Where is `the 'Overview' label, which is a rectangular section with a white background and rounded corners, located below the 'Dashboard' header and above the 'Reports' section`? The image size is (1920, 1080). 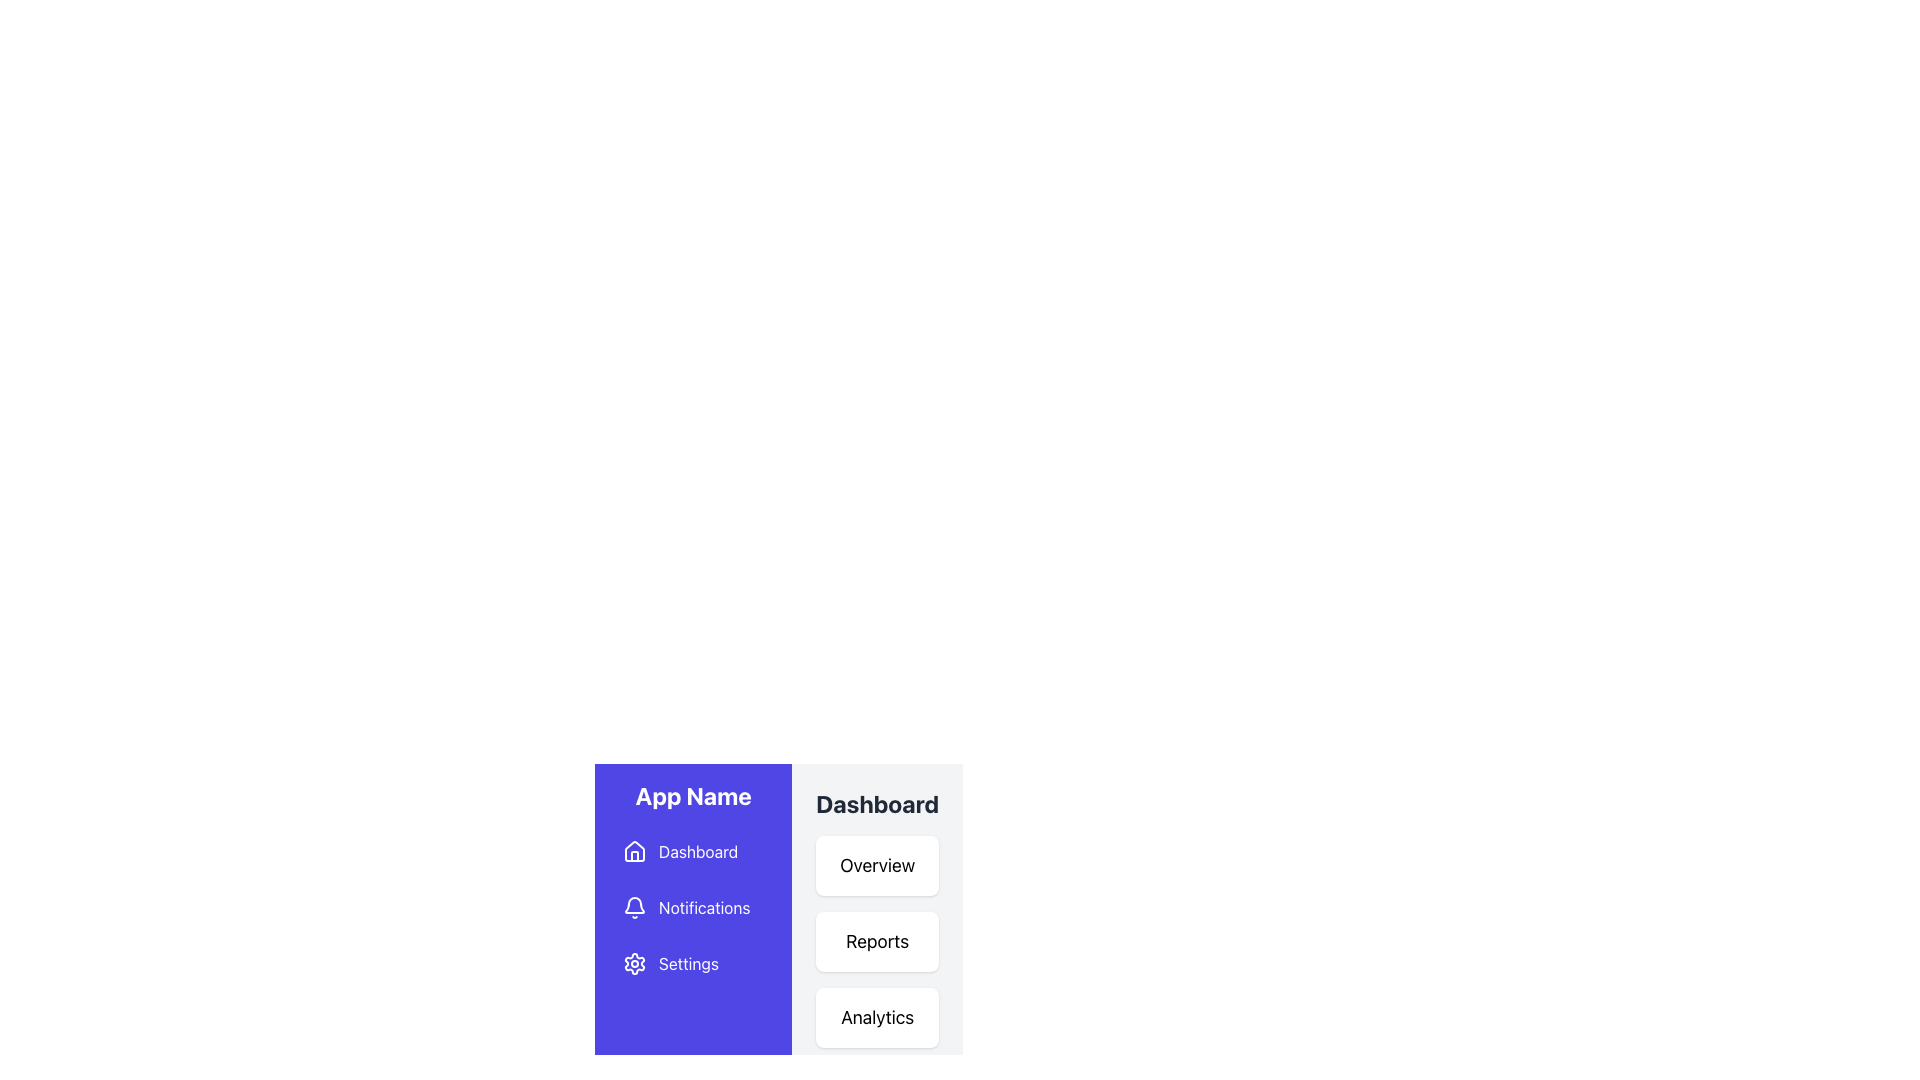 the 'Overview' label, which is a rectangular section with a white background and rounded corners, located below the 'Dashboard' header and above the 'Reports' section is located at coordinates (877, 865).